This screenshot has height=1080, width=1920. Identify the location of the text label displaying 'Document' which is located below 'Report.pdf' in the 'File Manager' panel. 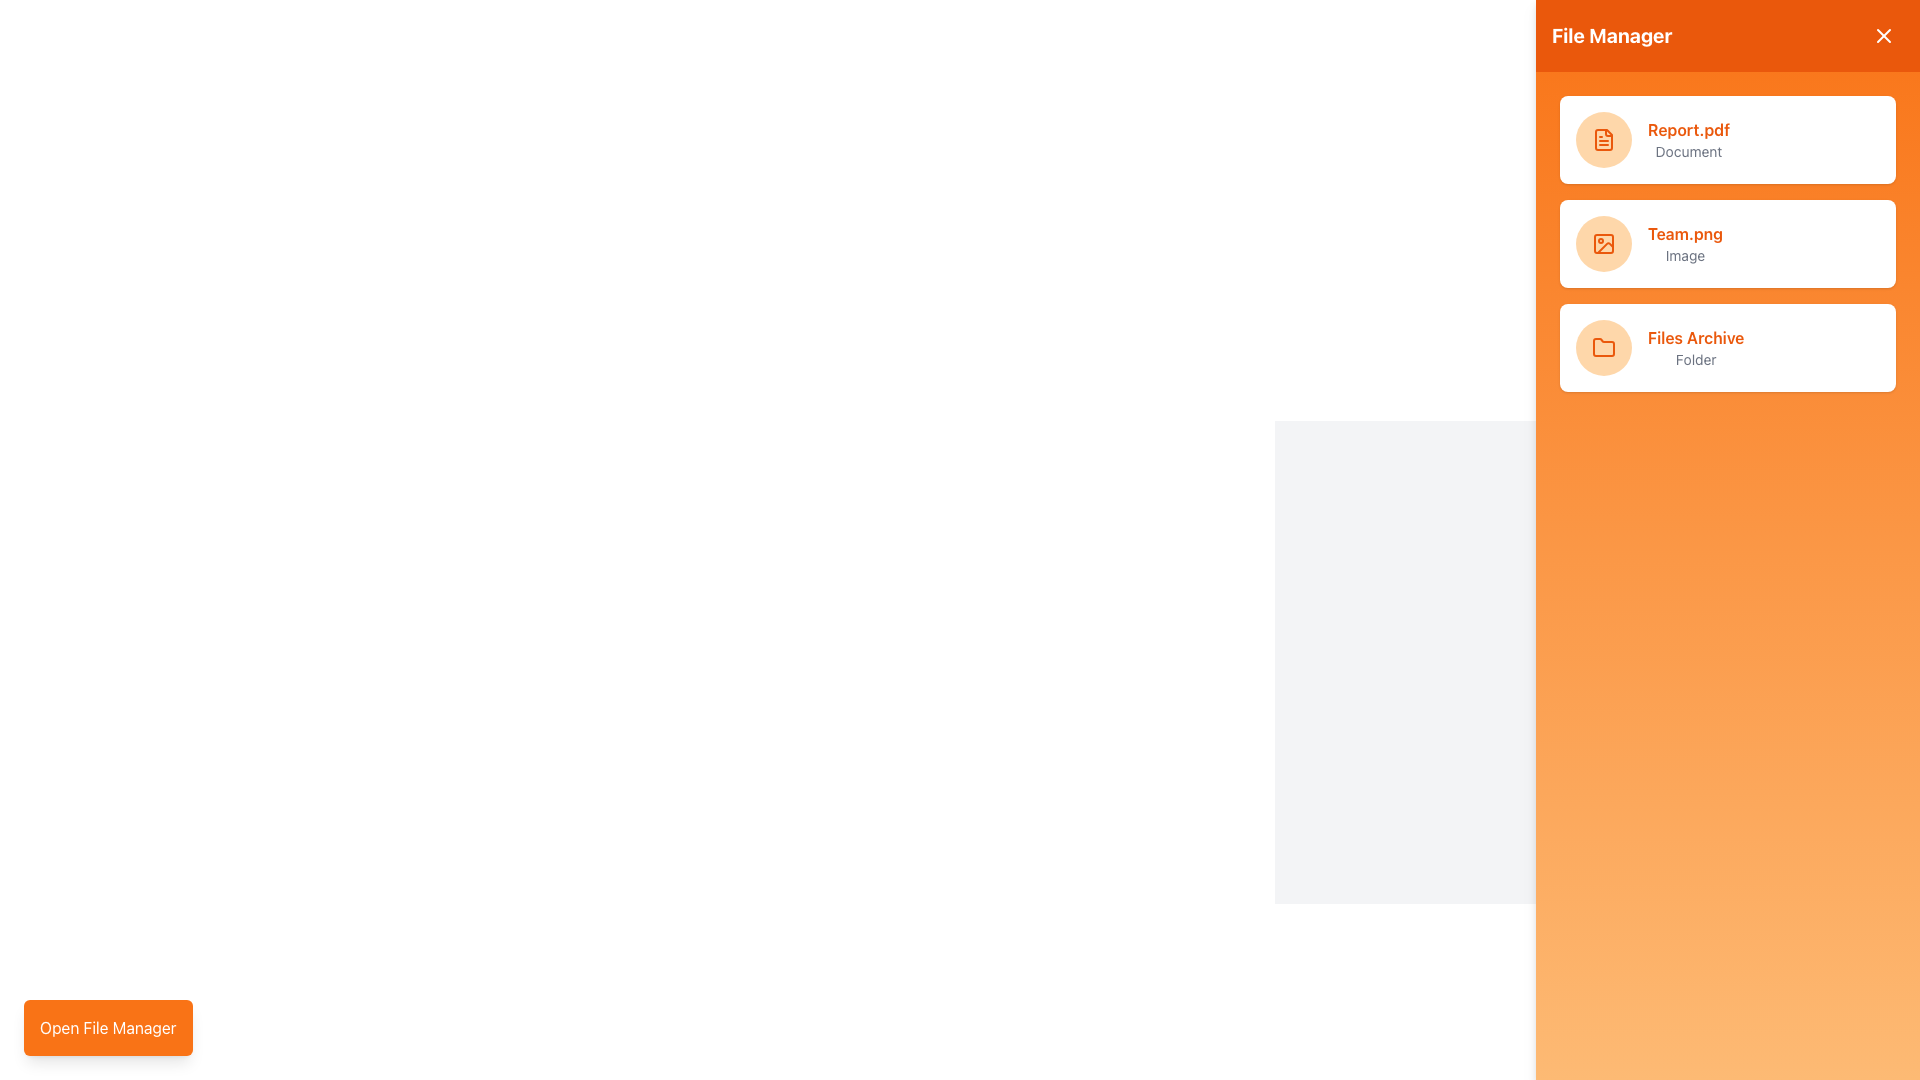
(1688, 150).